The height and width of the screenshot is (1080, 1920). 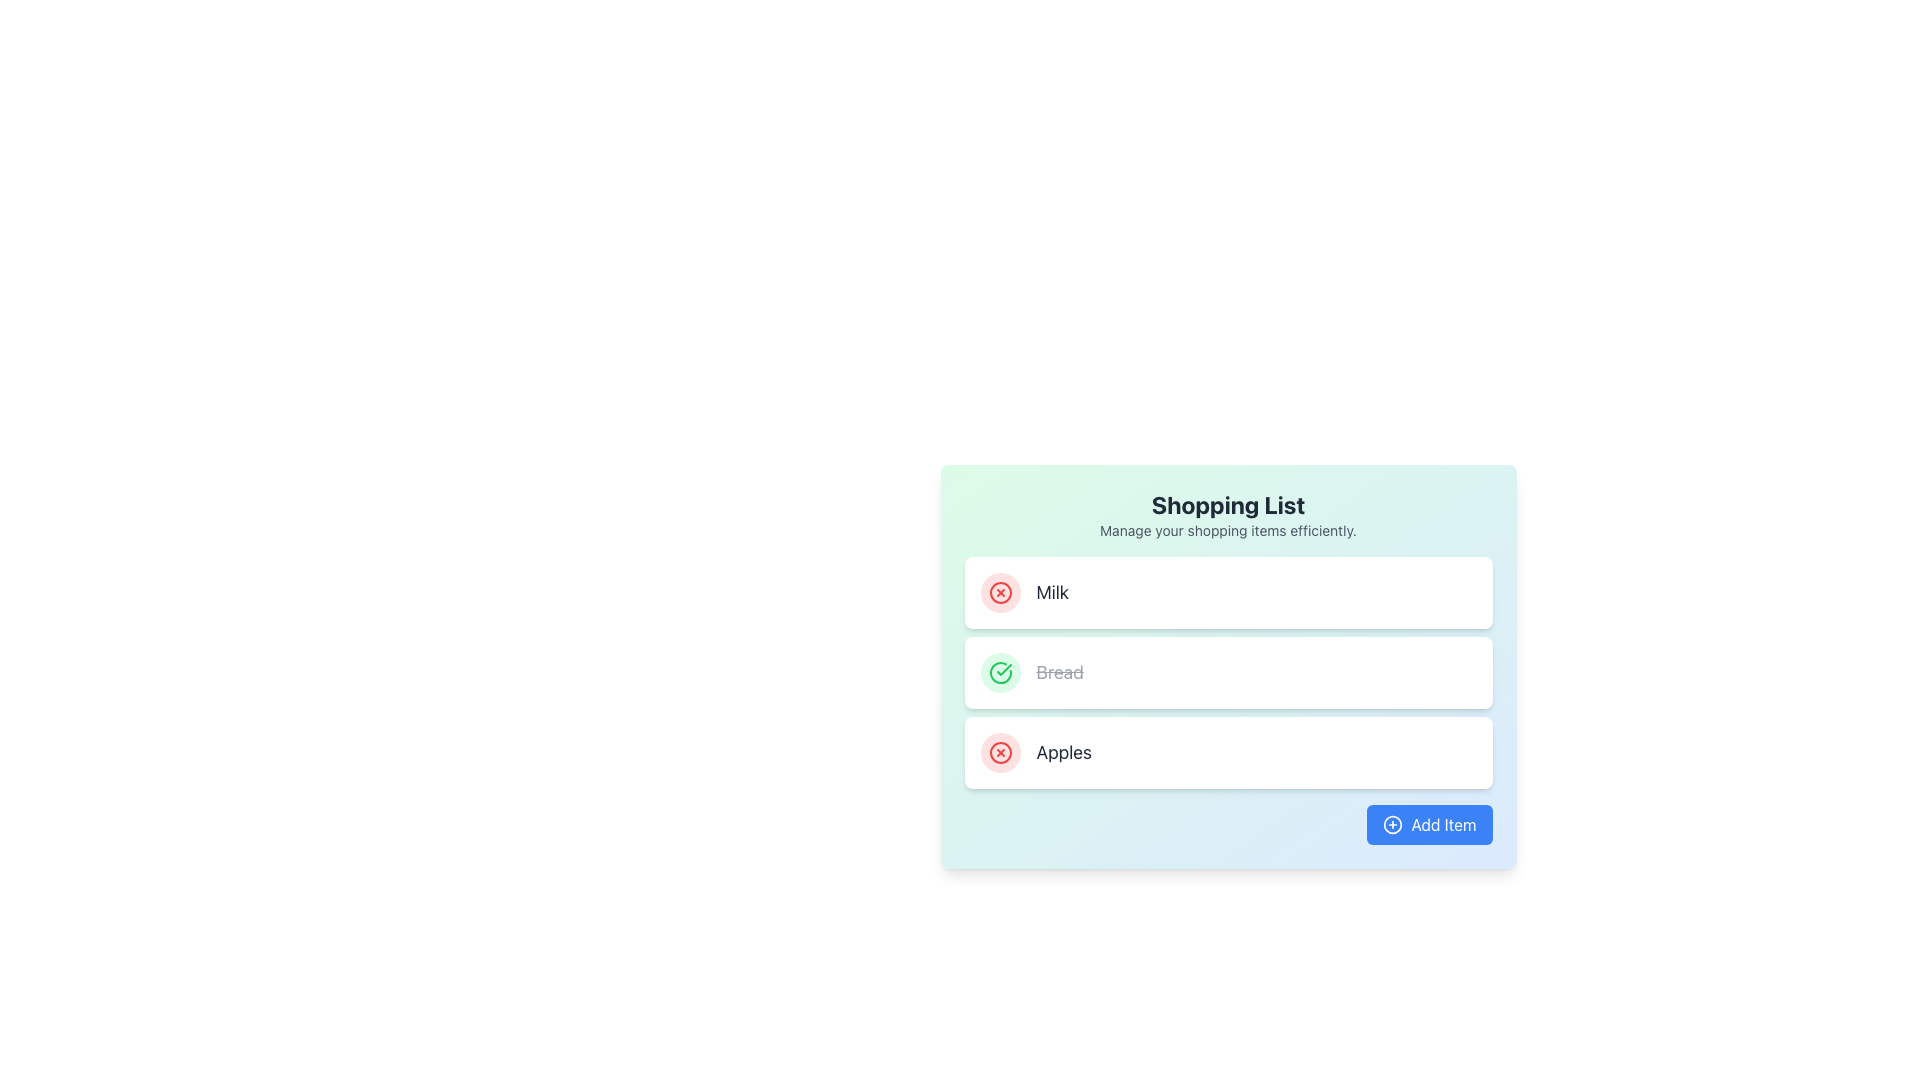 I want to click on the delete button located to the left of the 'Milk' item in the shopping list, so click(x=1000, y=592).